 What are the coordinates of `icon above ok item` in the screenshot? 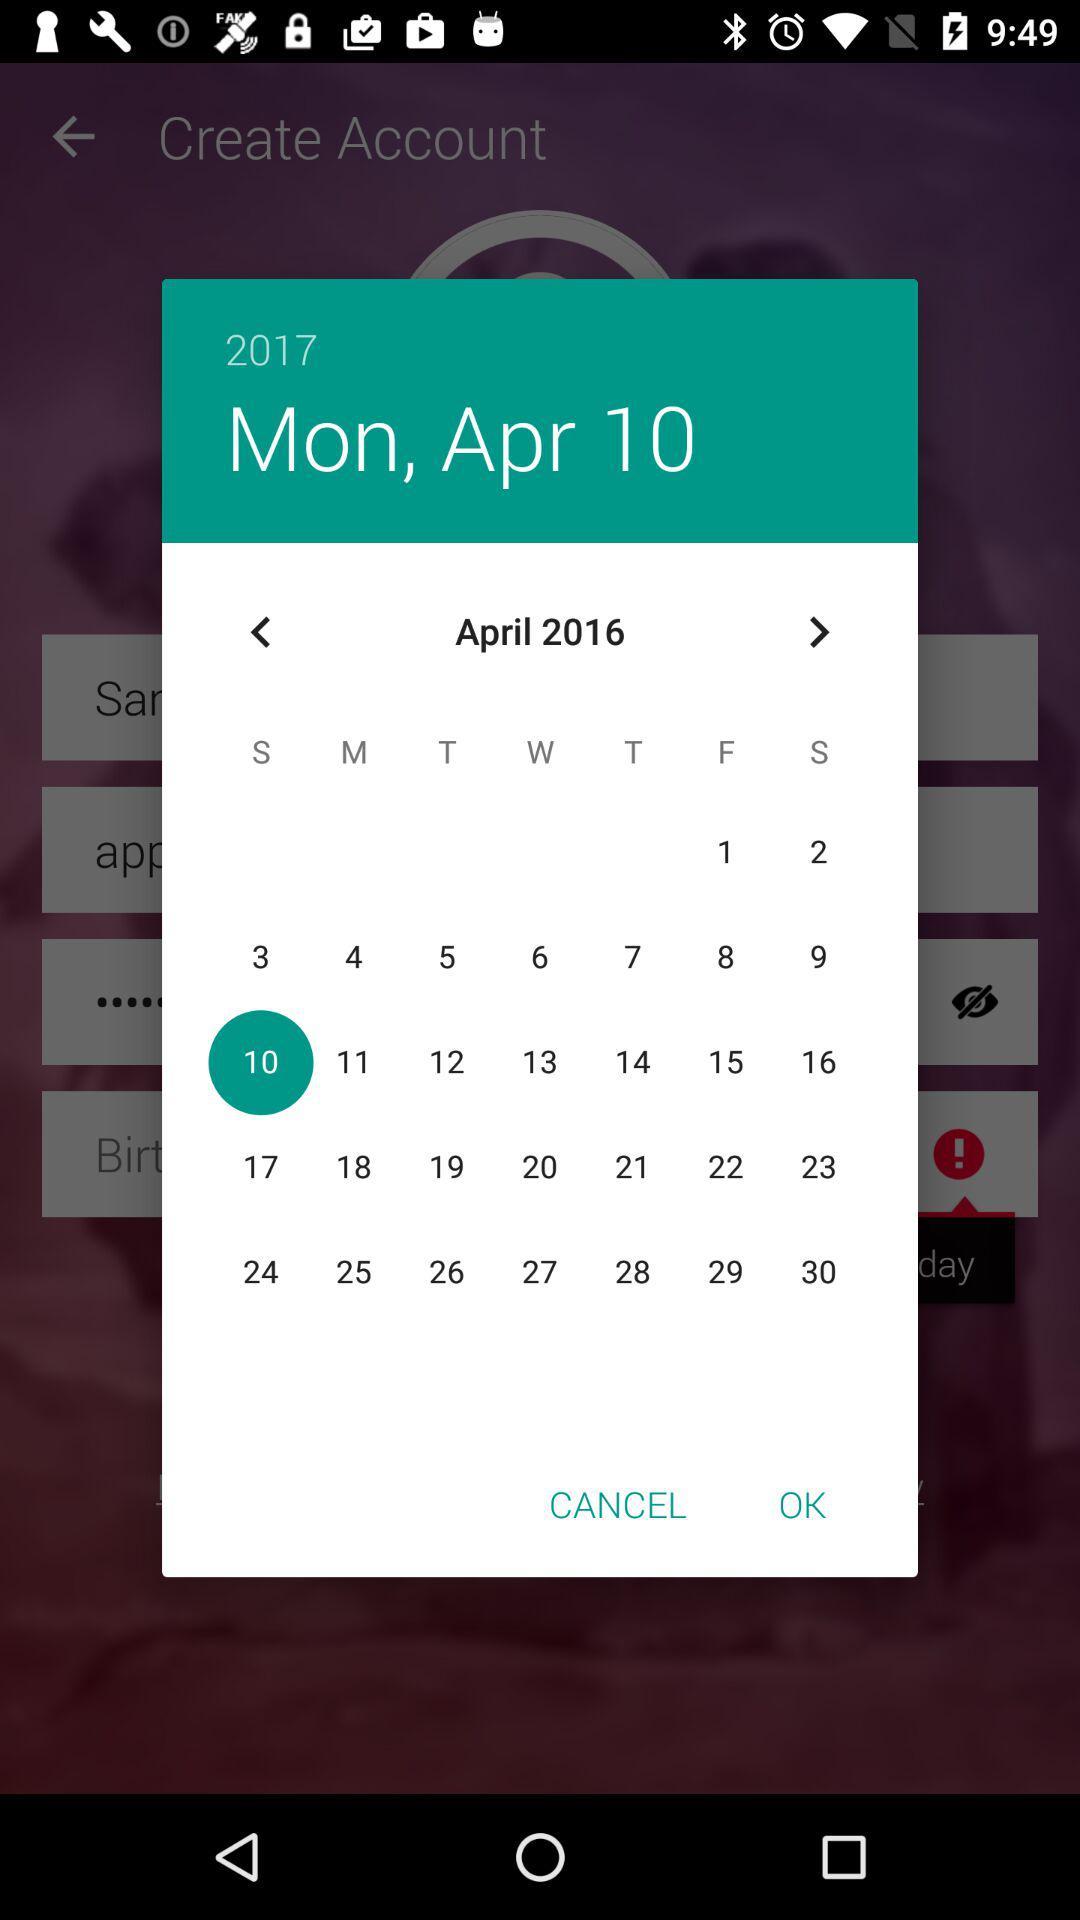 It's located at (818, 631).